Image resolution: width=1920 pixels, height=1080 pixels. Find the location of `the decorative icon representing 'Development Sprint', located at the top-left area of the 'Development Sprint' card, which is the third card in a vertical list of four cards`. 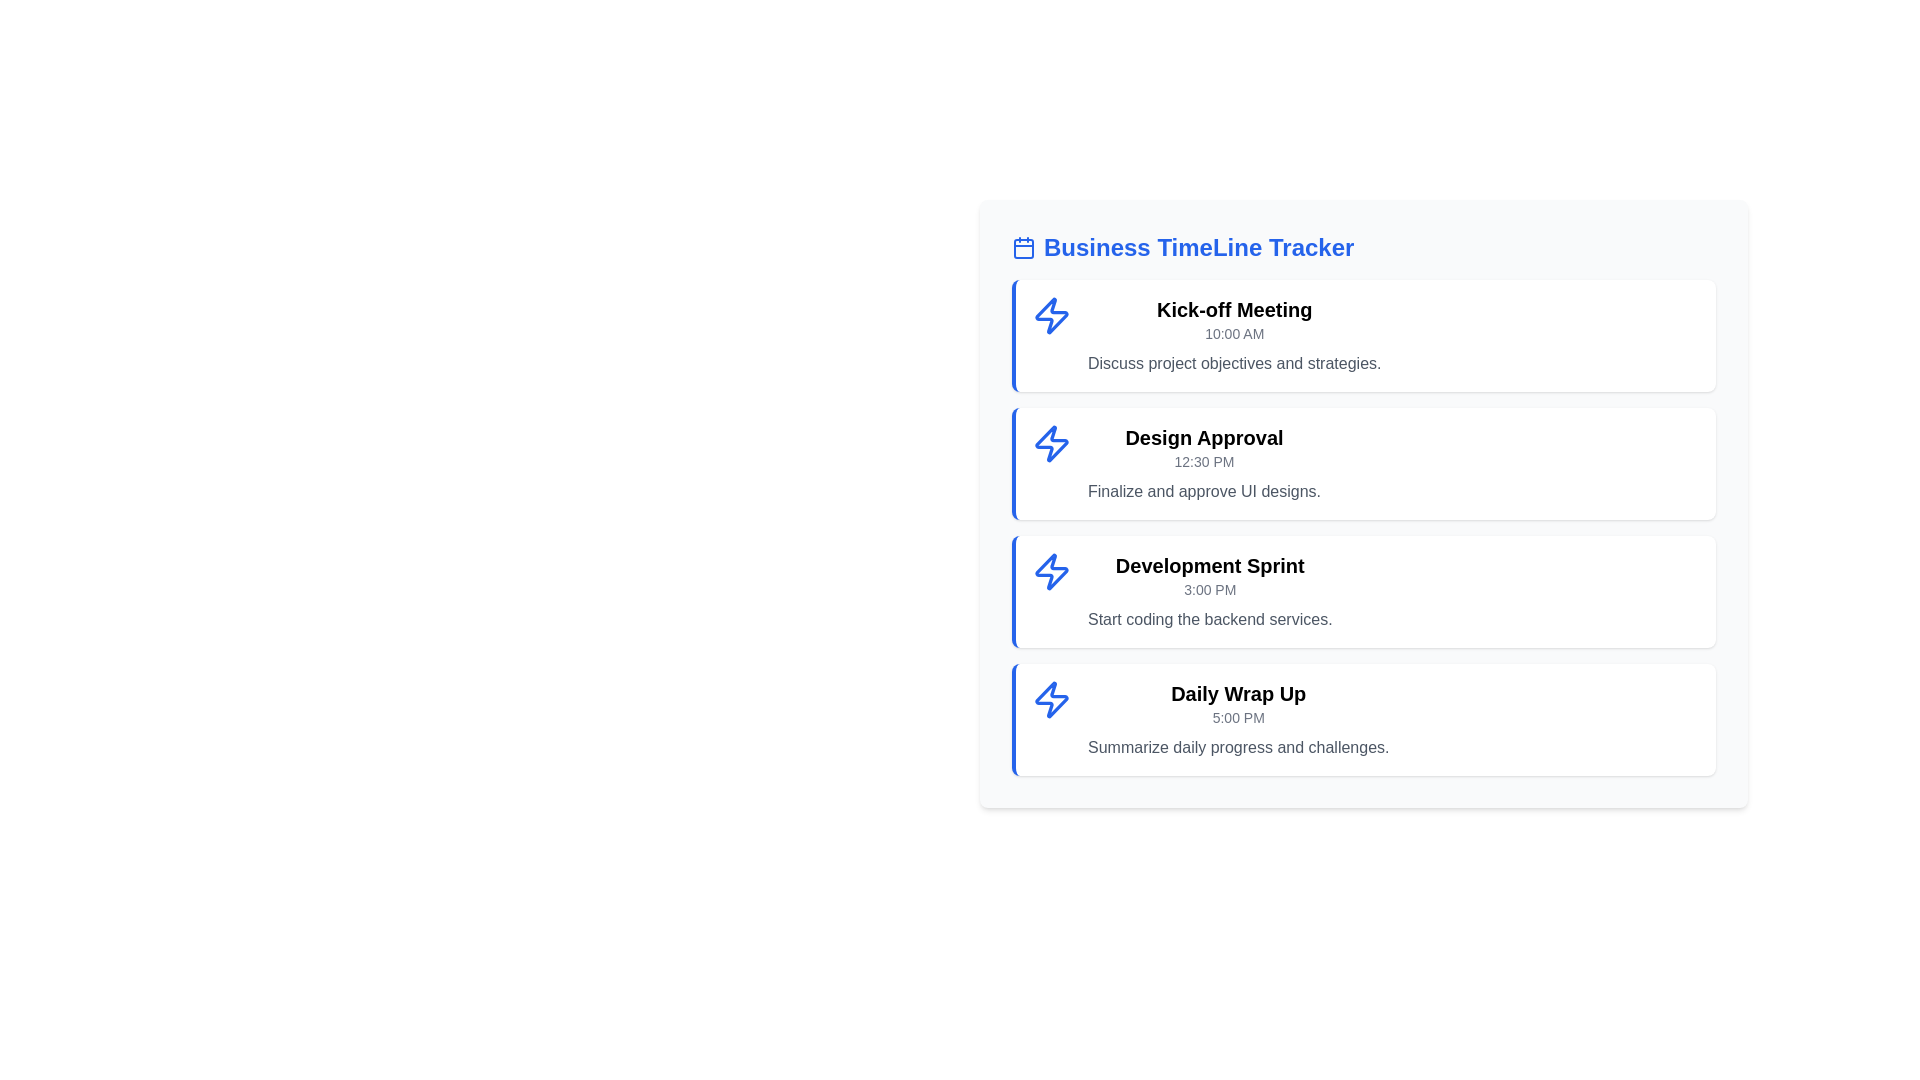

the decorative icon representing 'Development Sprint', located at the top-left area of the 'Development Sprint' card, which is the third card in a vertical list of four cards is located at coordinates (1050, 571).